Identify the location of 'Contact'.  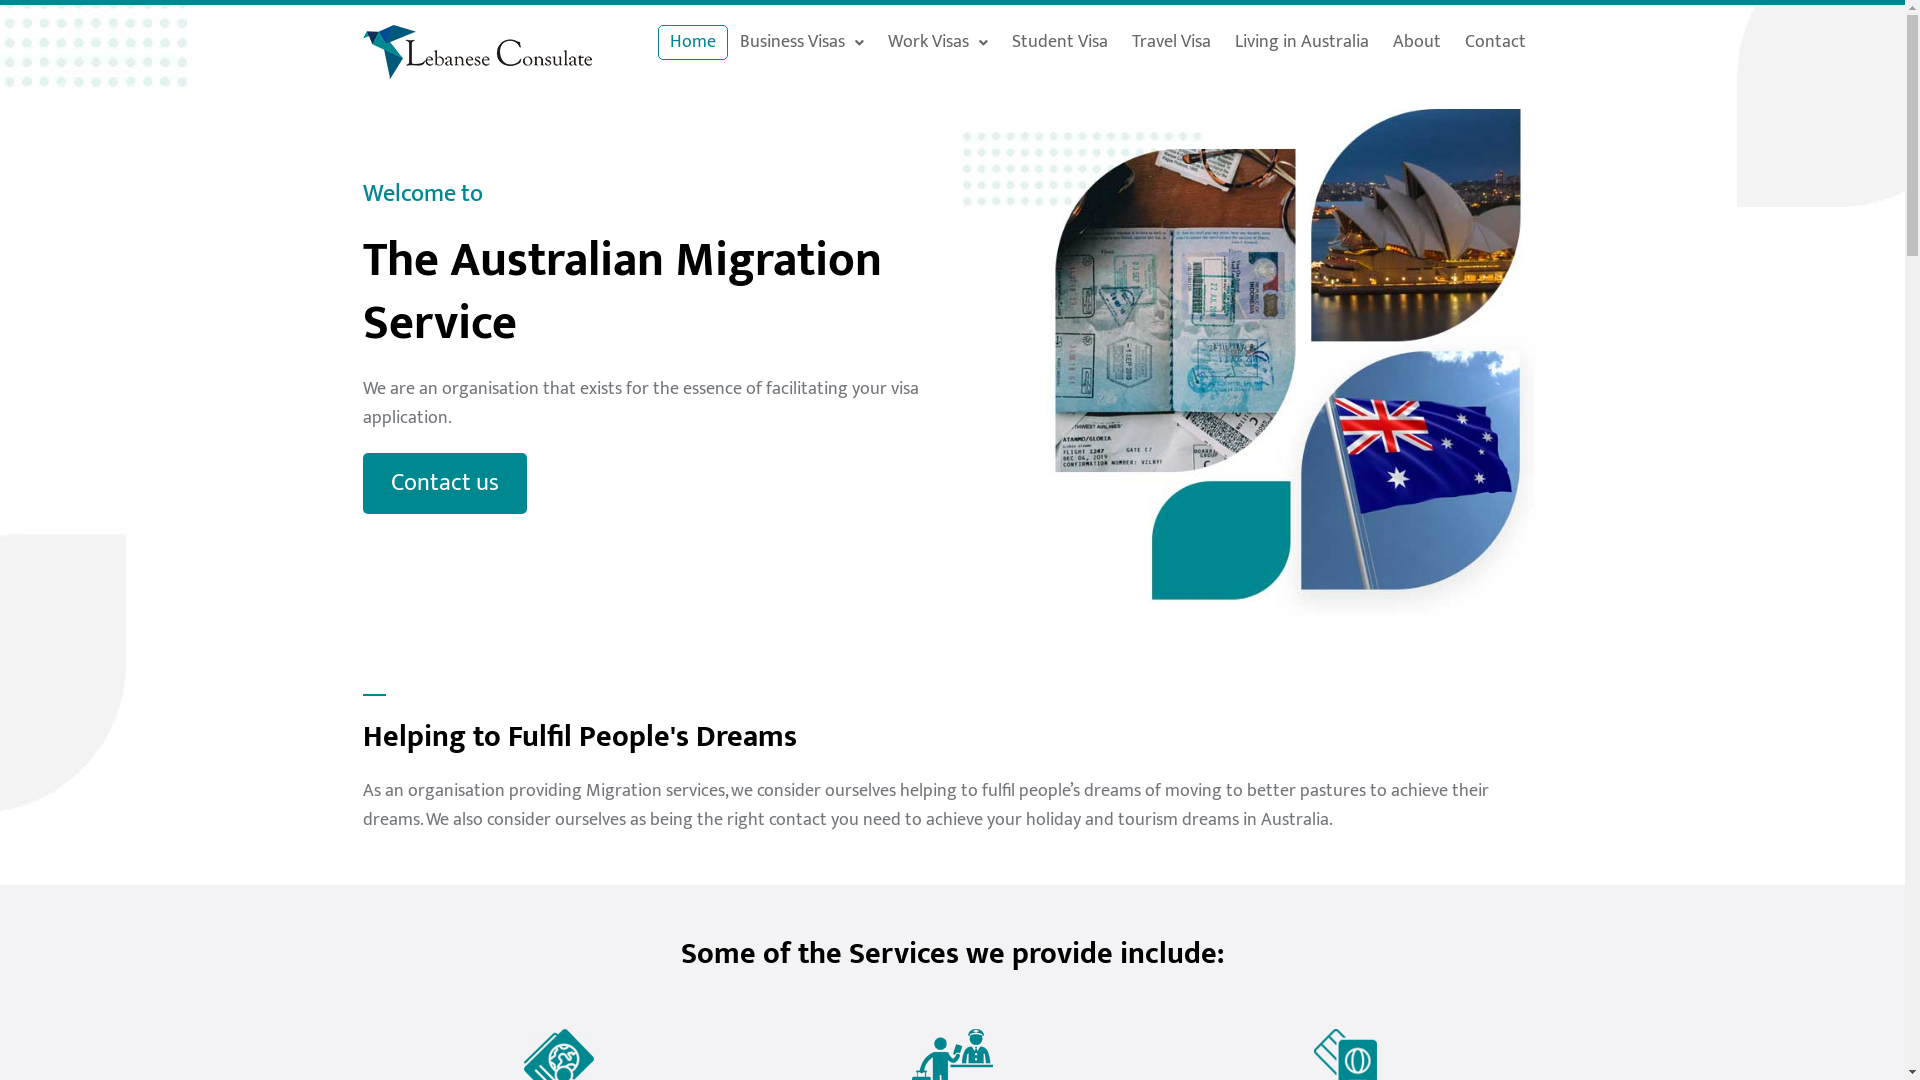
(1495, 42).